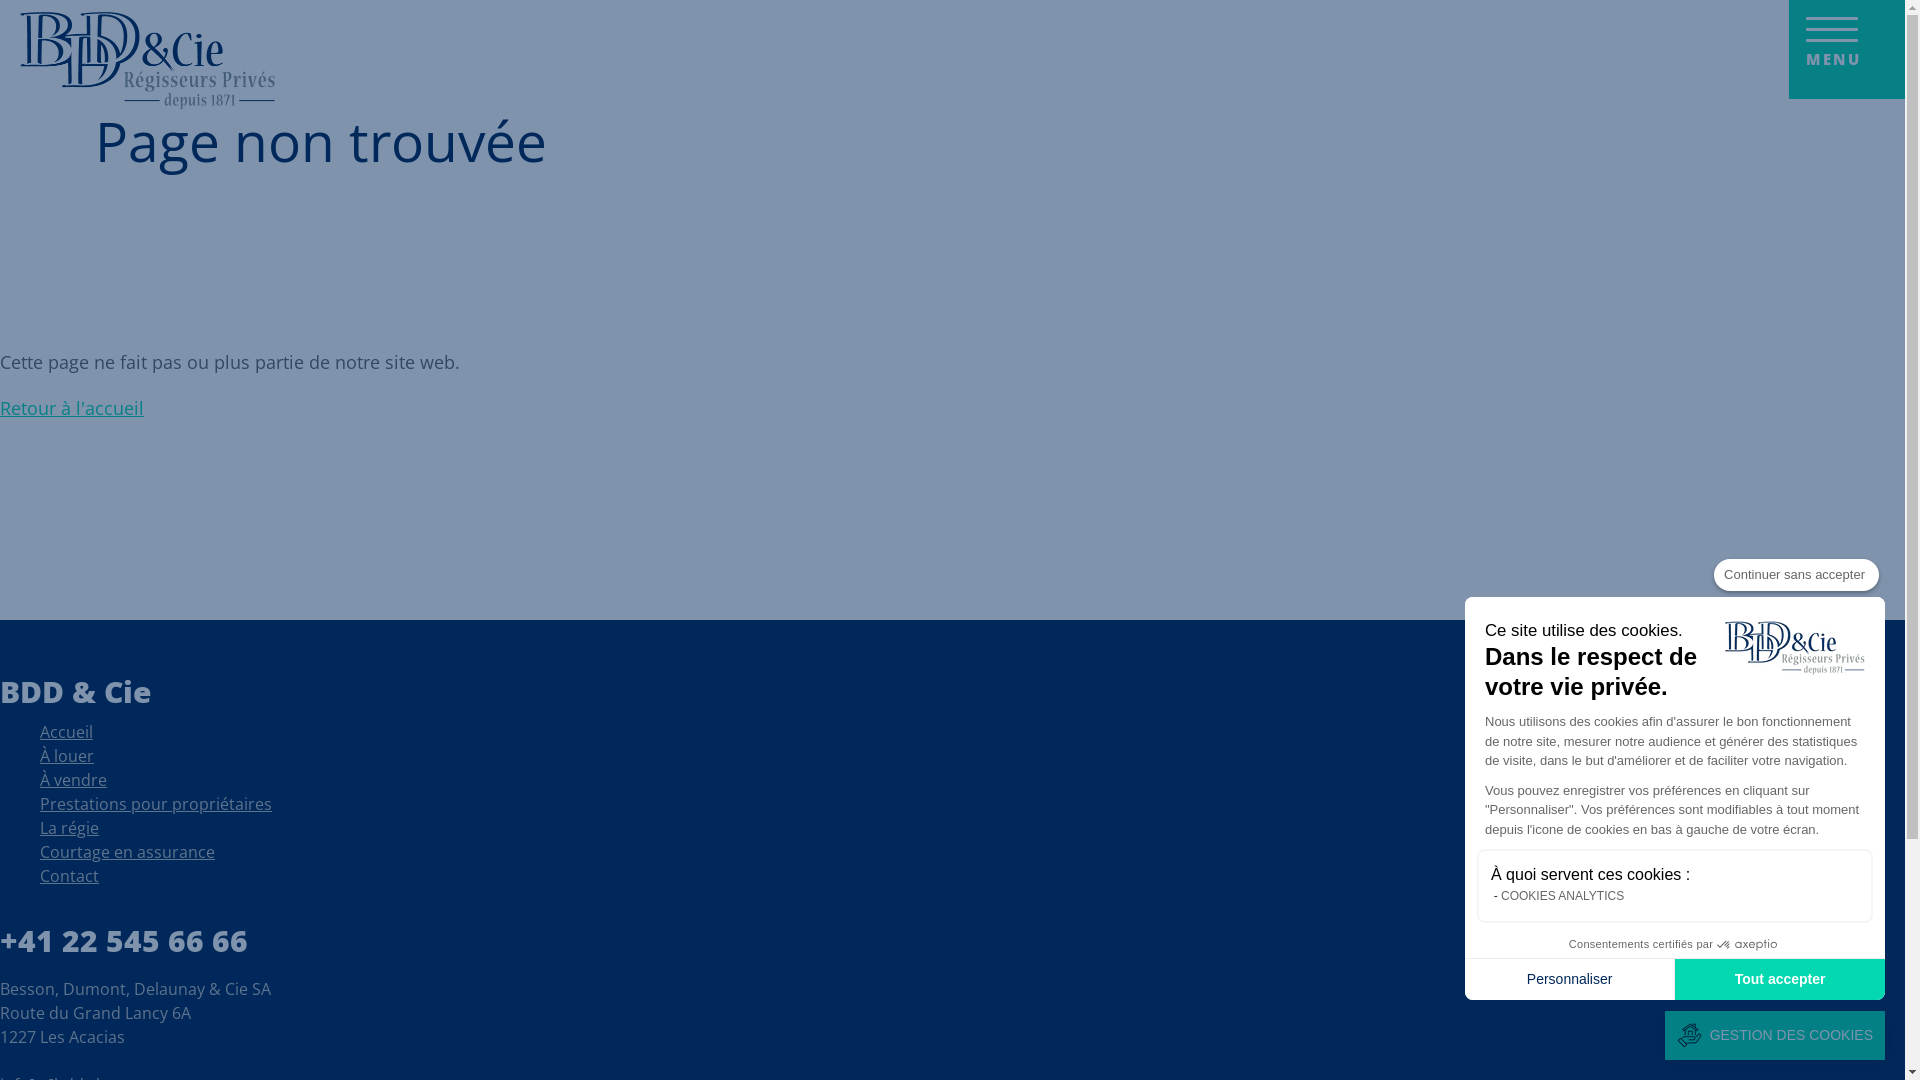 The width and height of the screenshot is (1920, 1080). Describe the element at coordinates (126, 855) in the screenshot. I see `'Courtage en assurance'` at that location.